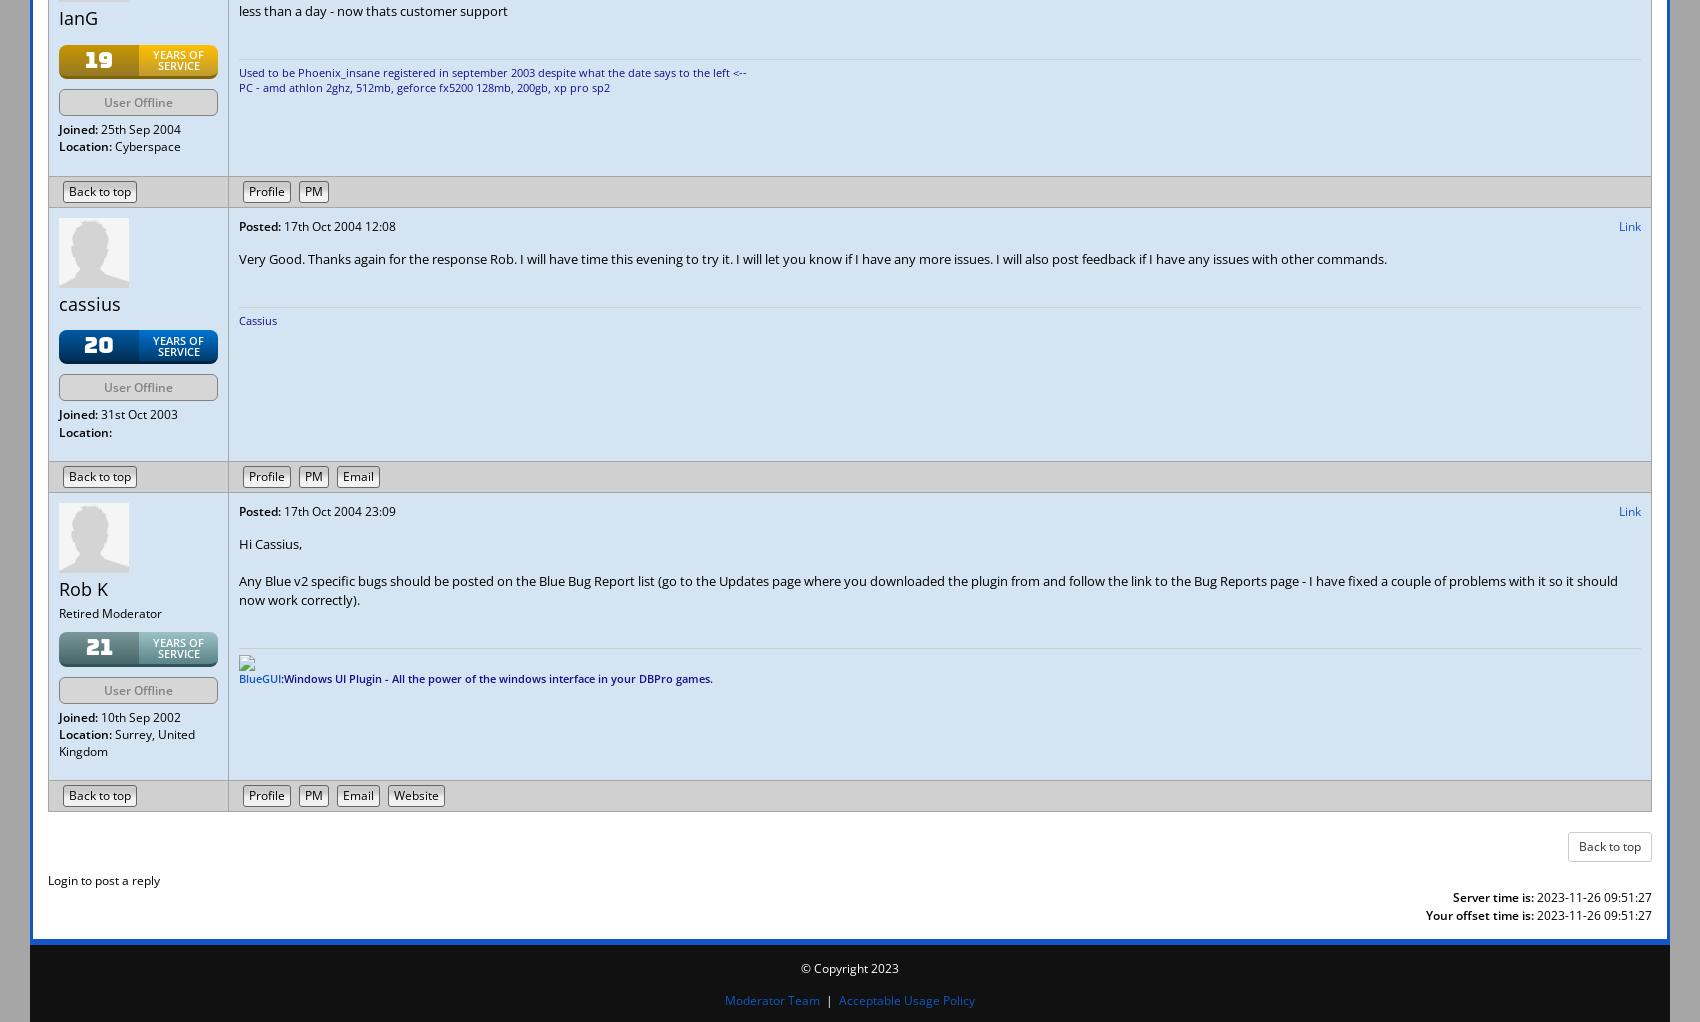  I want to click on '© Copyright 2023', so click(850, 966).